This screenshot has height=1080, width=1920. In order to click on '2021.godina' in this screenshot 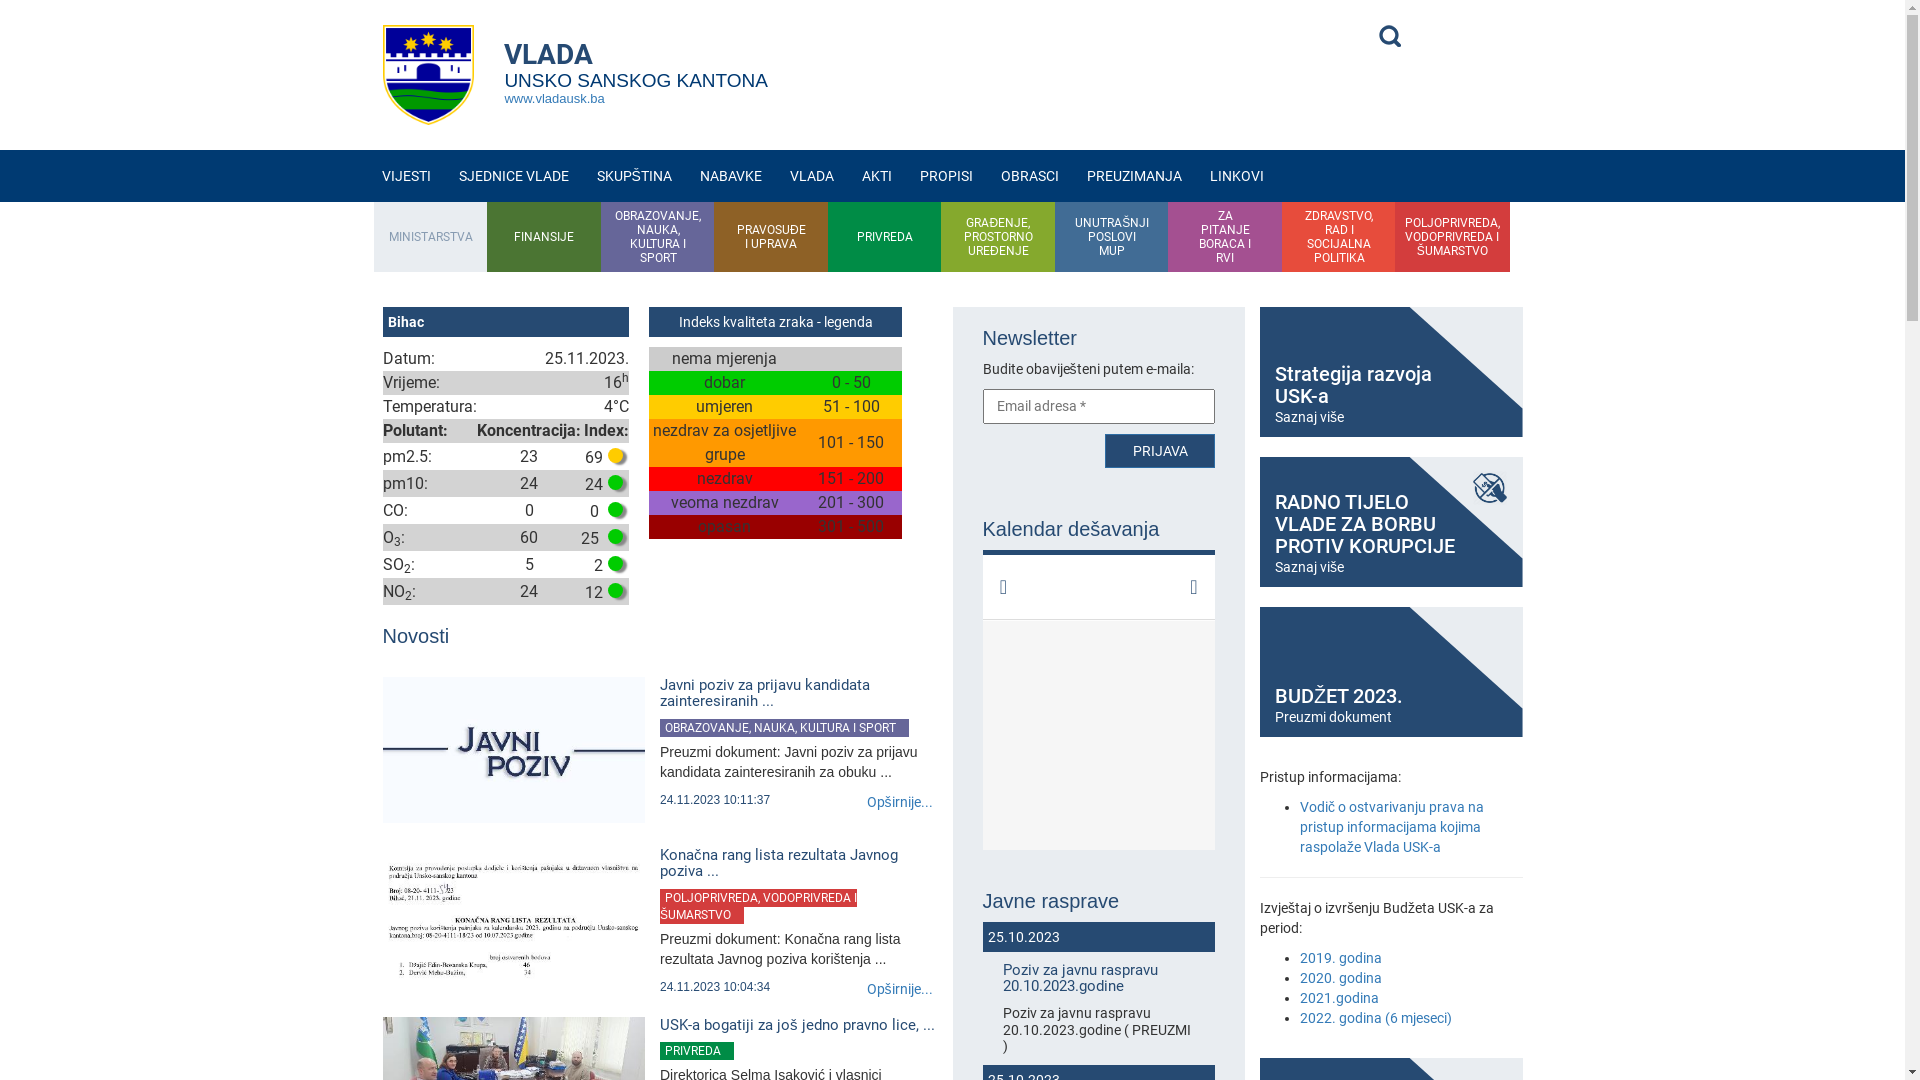, I will do `click(1300, 998)`.